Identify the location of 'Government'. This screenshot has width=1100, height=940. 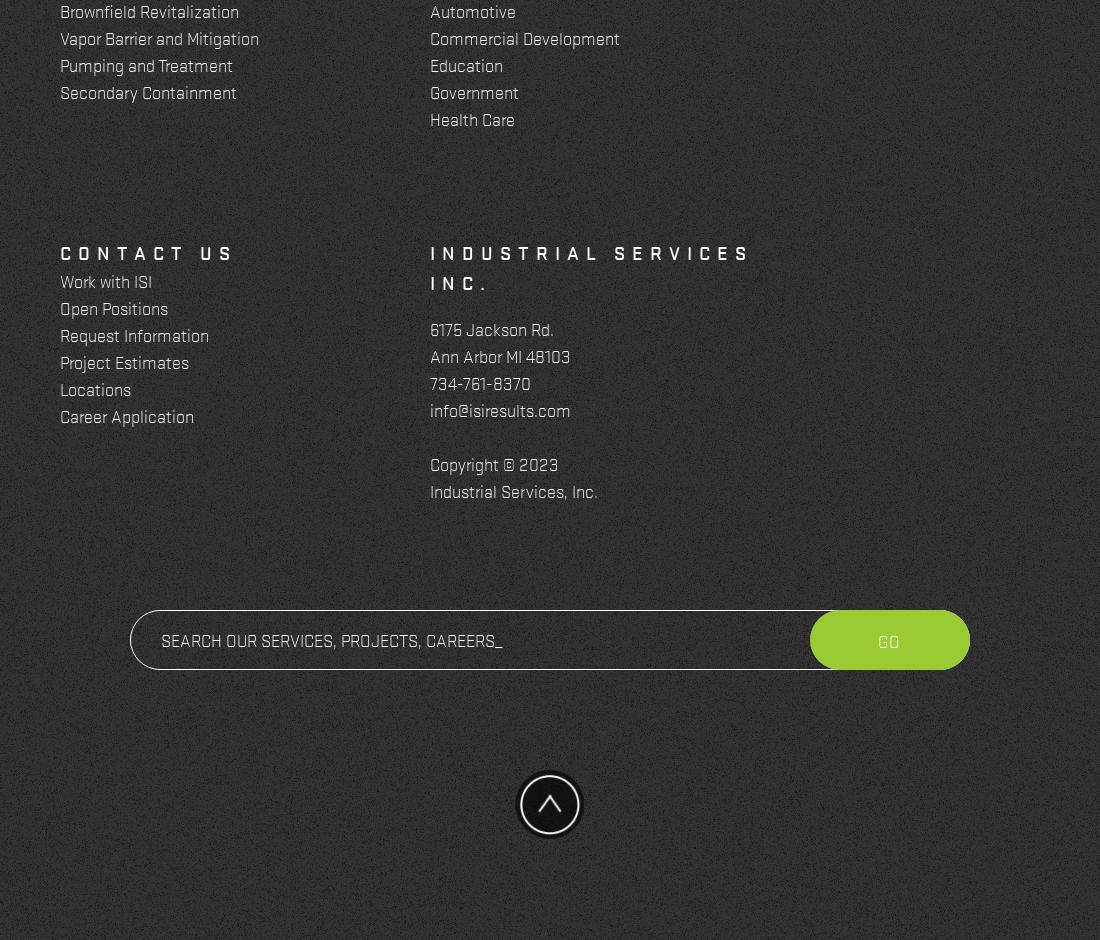
(473, 91).